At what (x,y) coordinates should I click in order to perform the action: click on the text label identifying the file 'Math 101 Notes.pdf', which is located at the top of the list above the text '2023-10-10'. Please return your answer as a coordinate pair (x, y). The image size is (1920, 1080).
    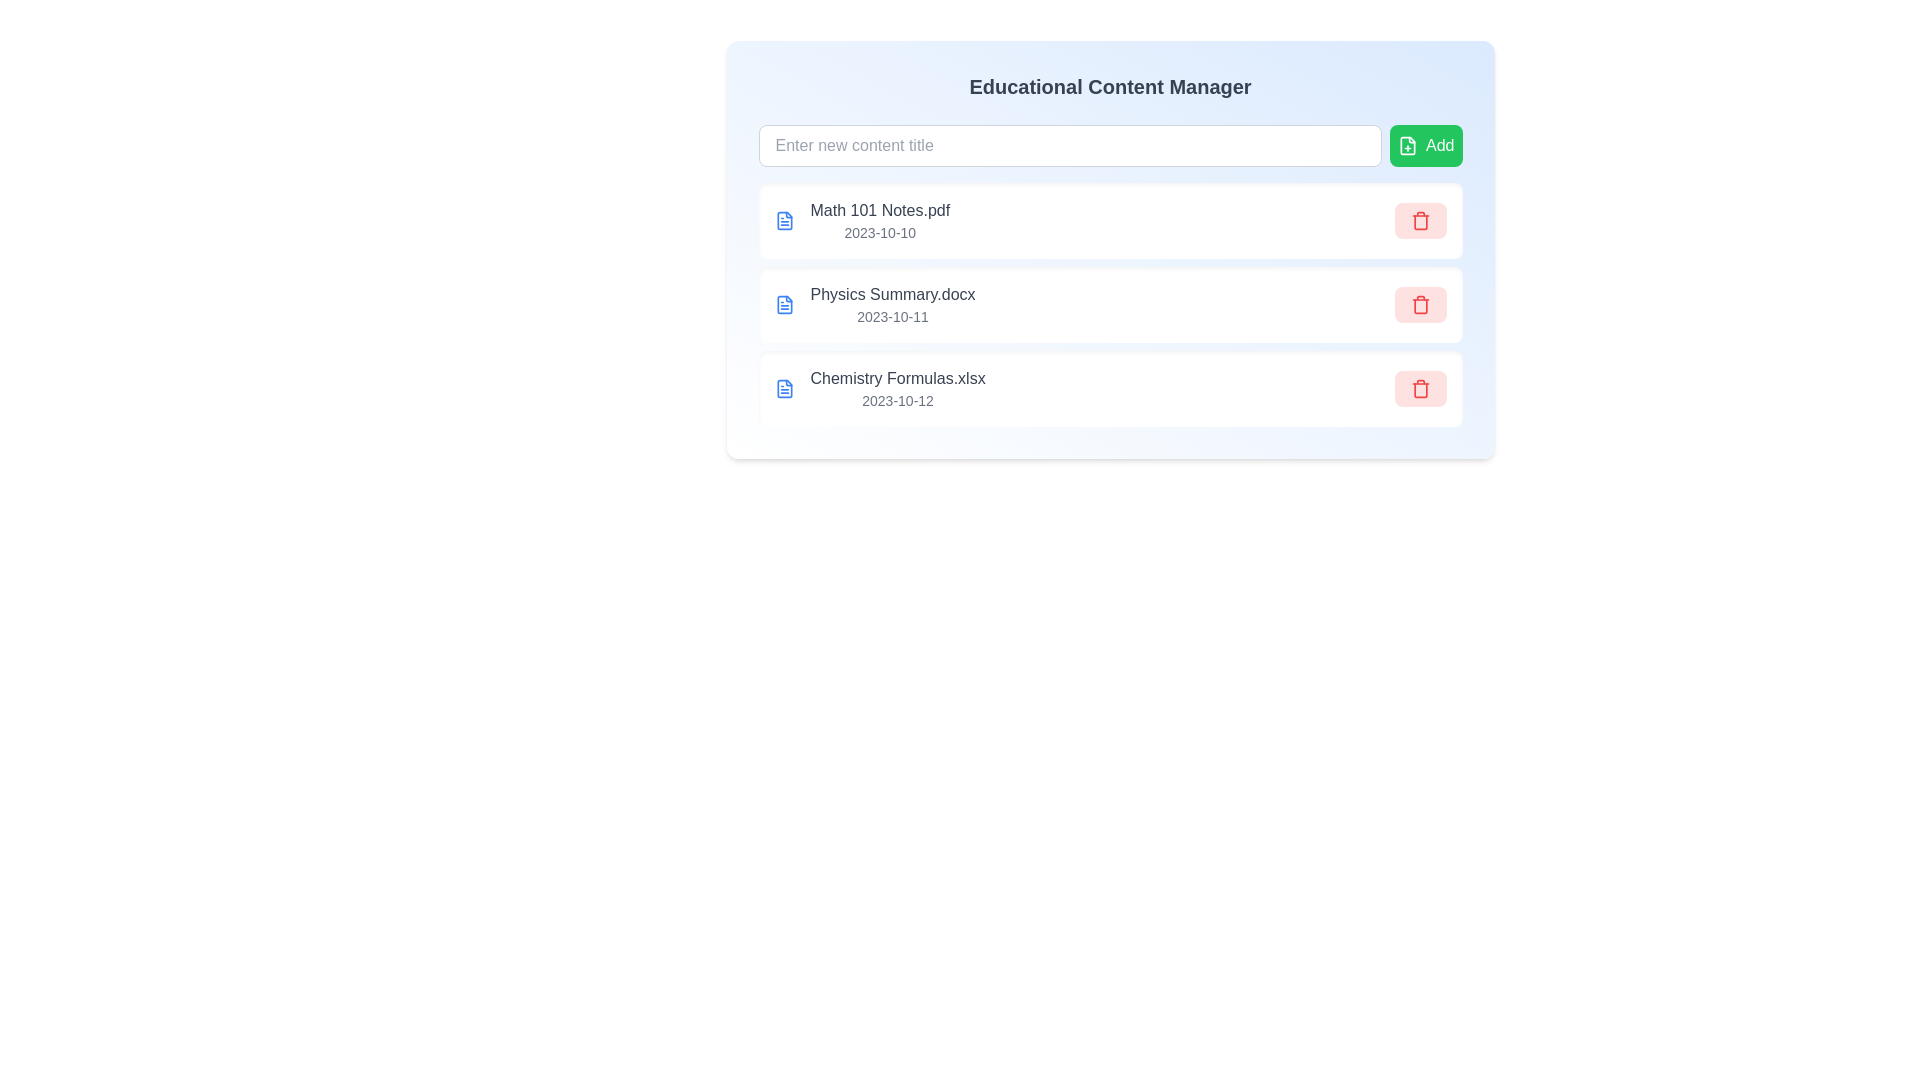
    Looking at the image, I should click on (880, 211).